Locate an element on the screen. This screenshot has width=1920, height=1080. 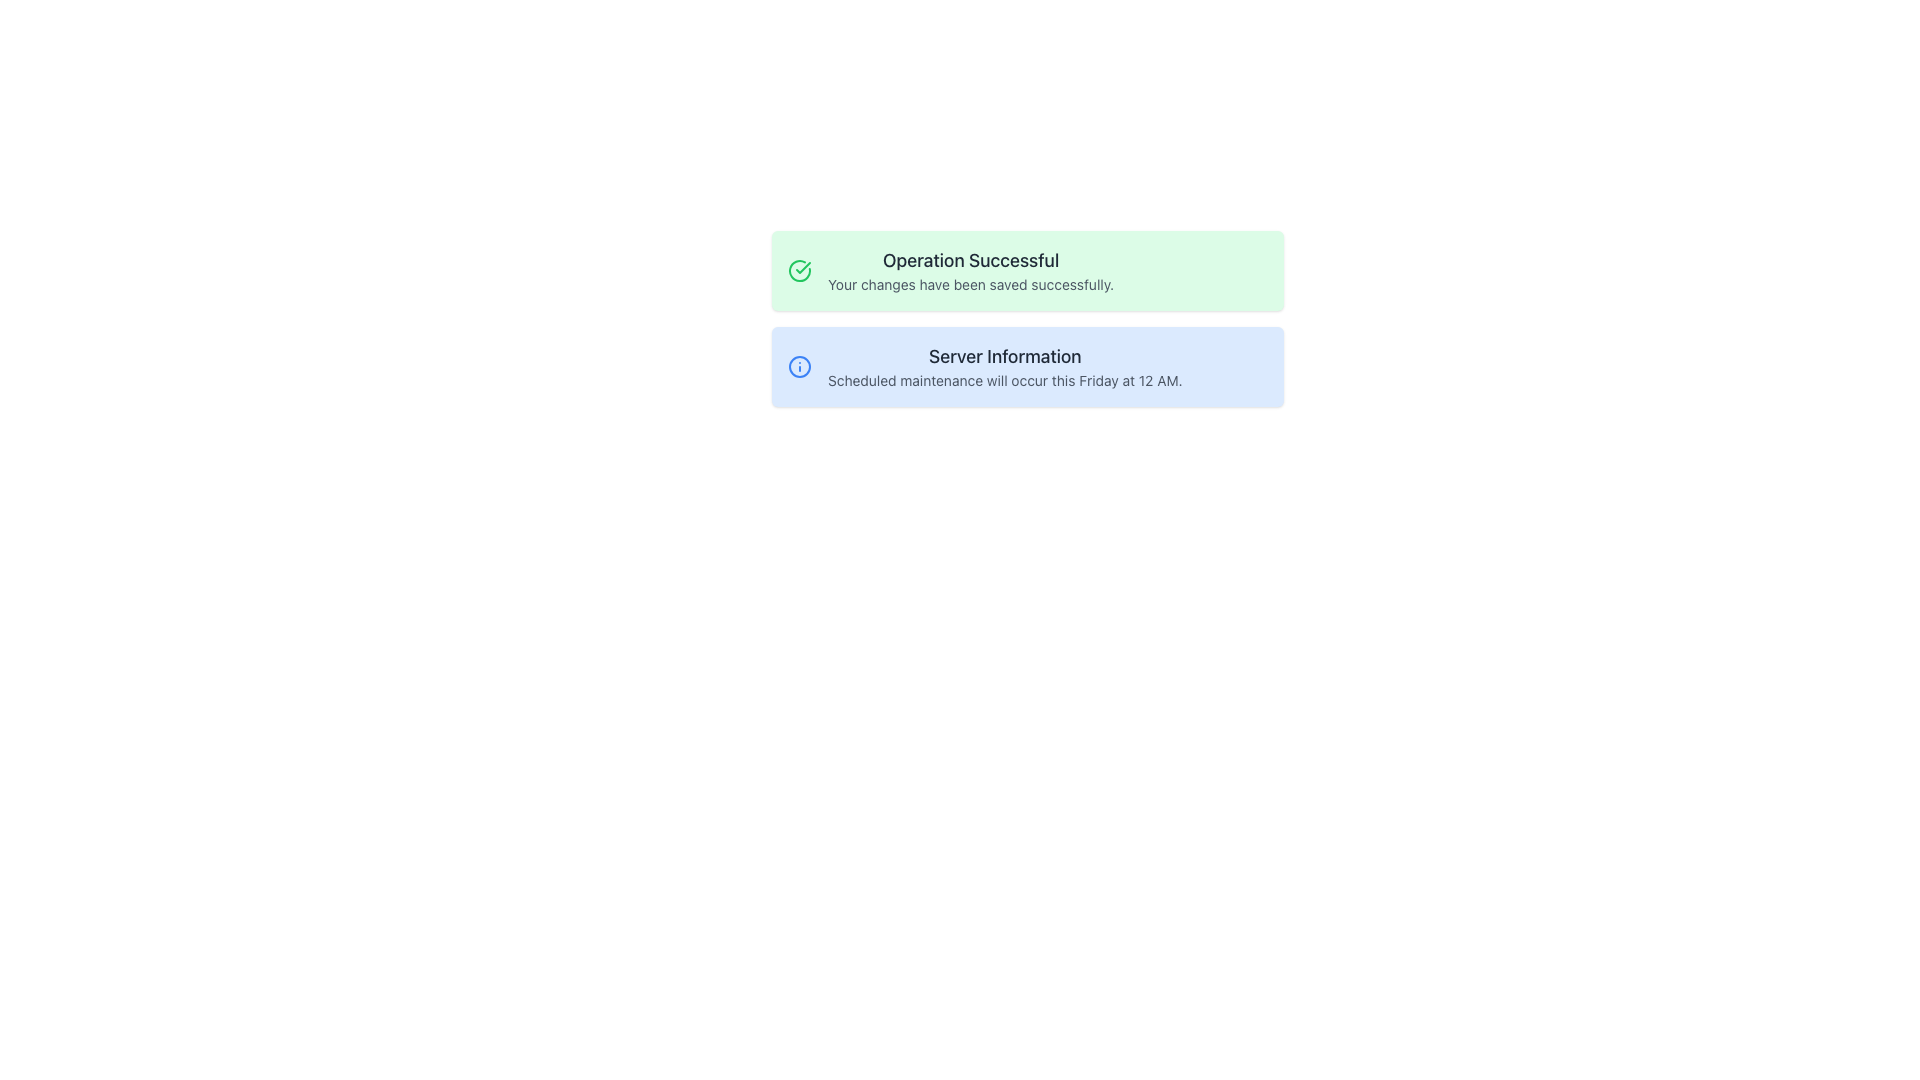
the status icon that indicates a successful operation, located in the green notification panel, next to the texts 'Operation Successful' and 'Your changes have been saved successfully.' is located at coordinates (800, 270).